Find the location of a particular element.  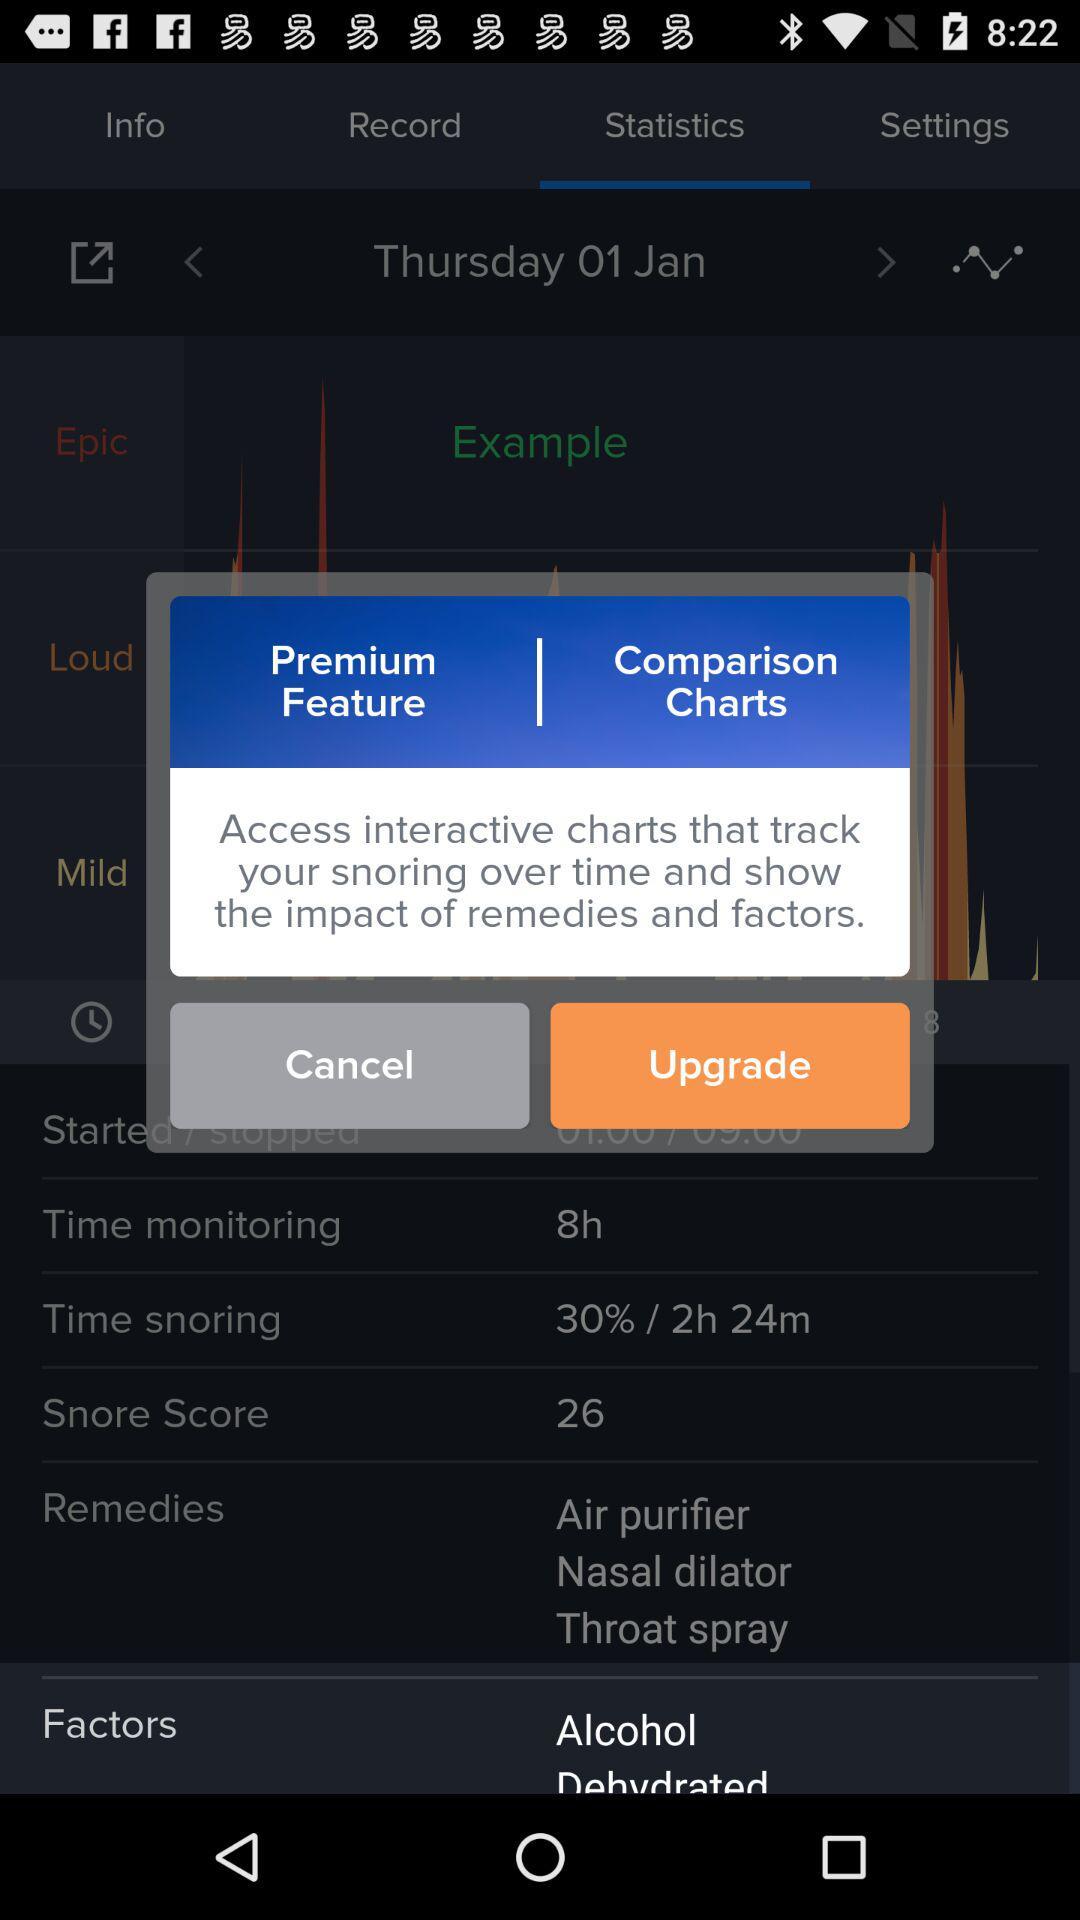

item below access interactive charts app is located at coordinates (730, 1064).